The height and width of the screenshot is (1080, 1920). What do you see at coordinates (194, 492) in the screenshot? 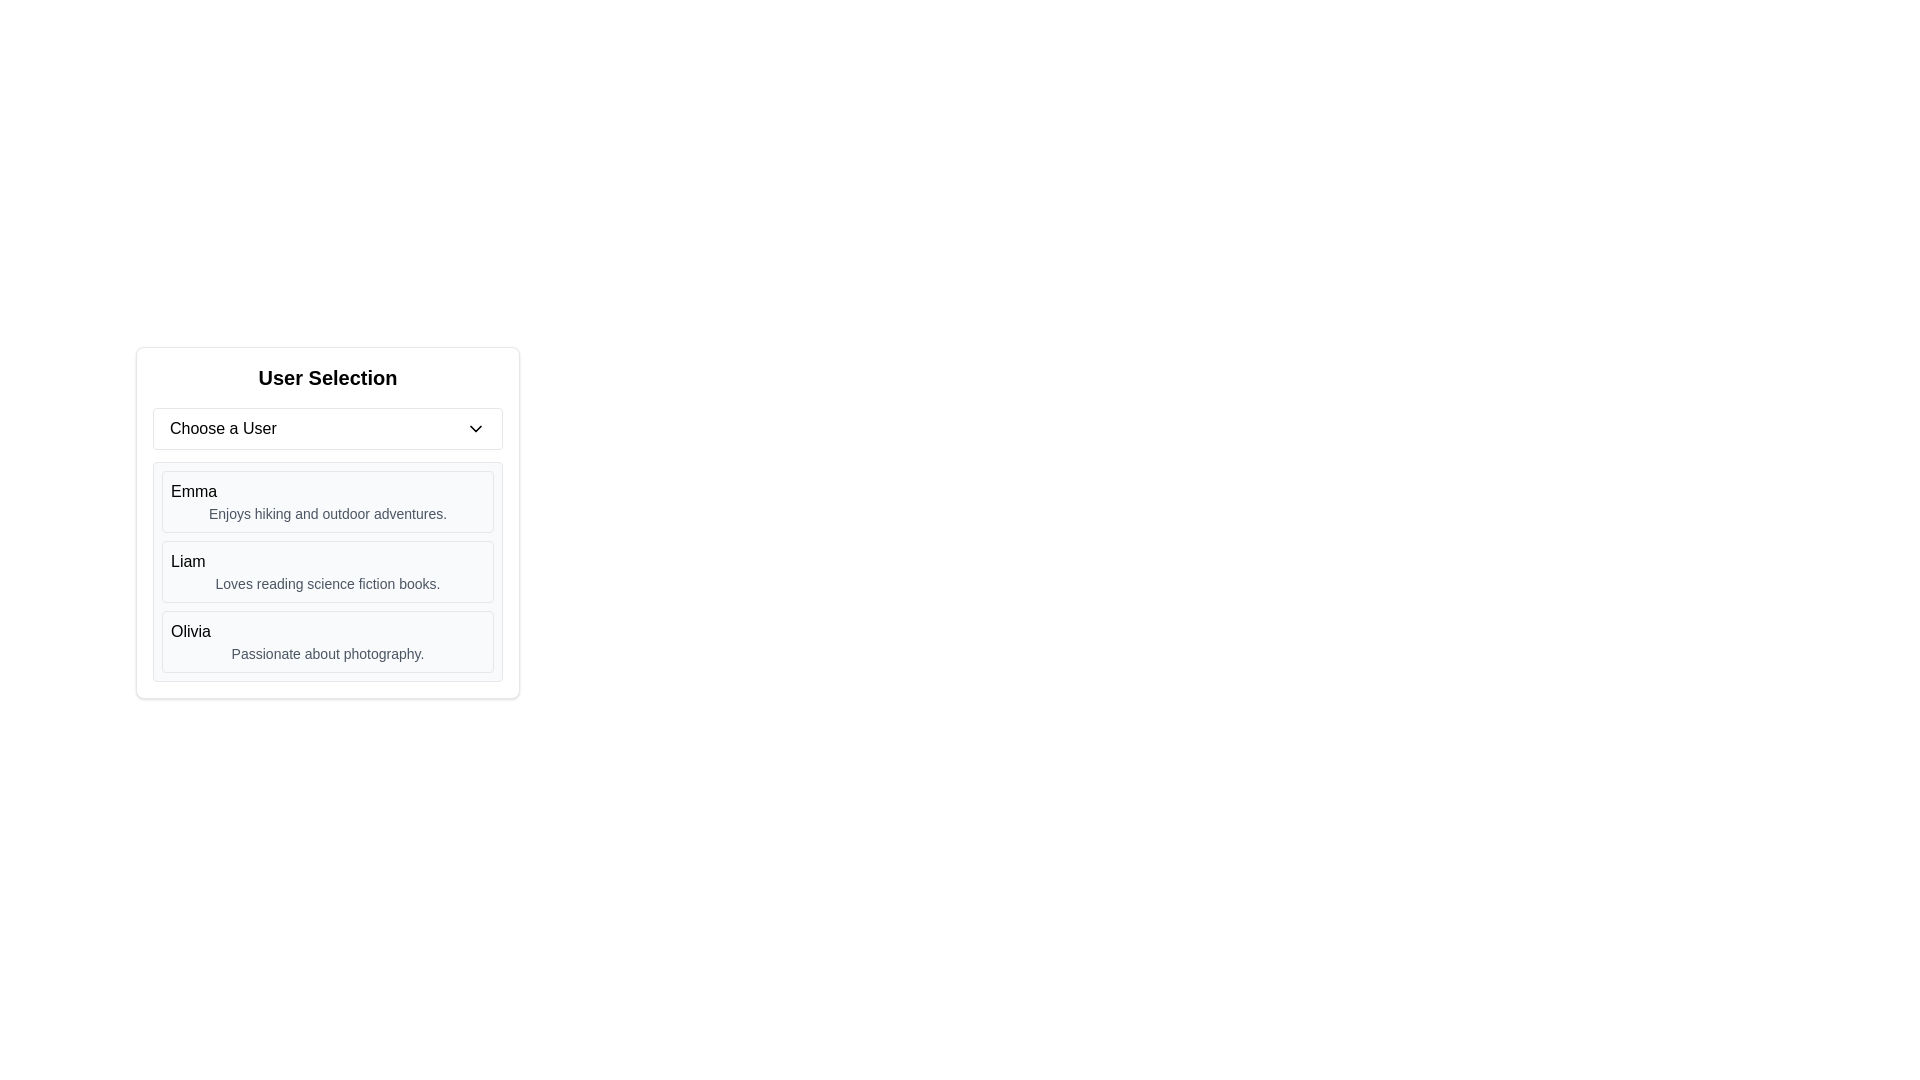
I see `the static text label that displays the user's first name, located under the 'Choose a User' dropdown in the user data list` at bounding box center [194, 492].